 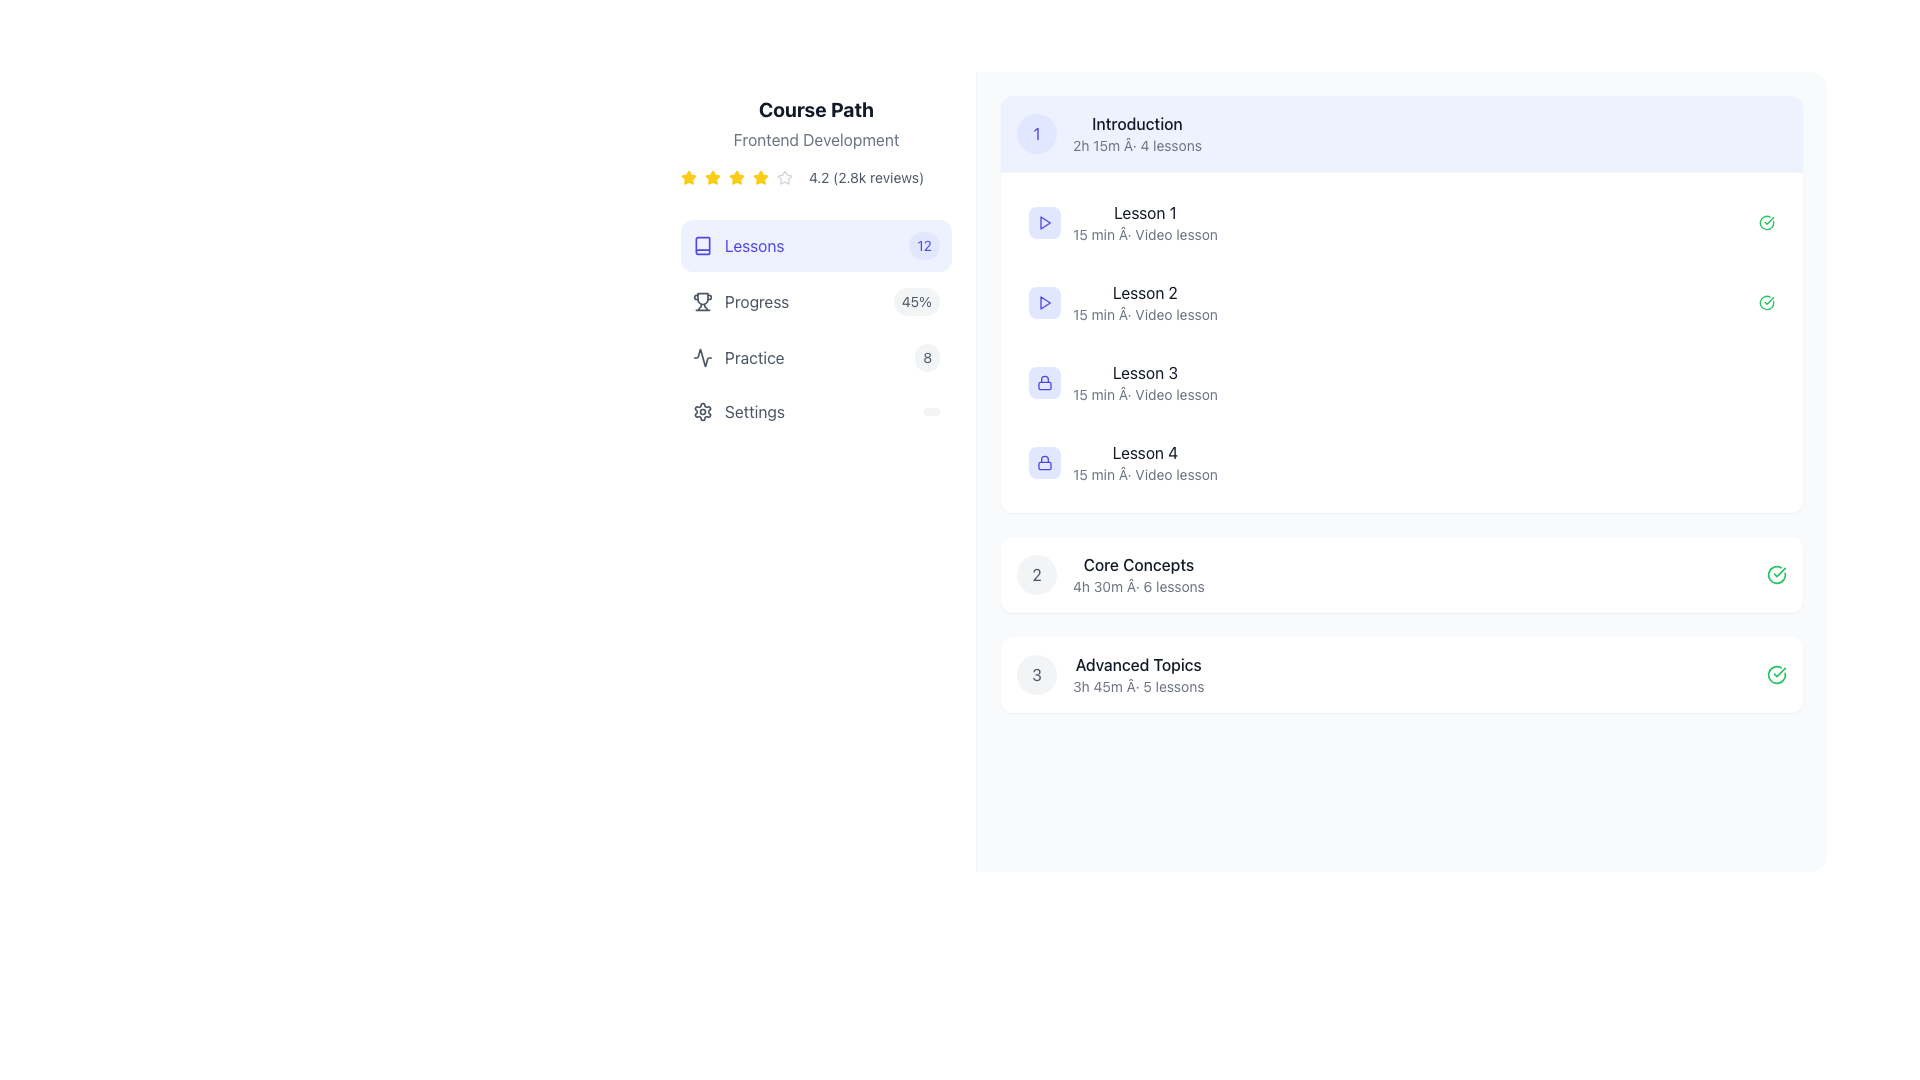 I want to click on the static text label displaying '15 min Â· Video lesson' to potentially reveal more details, so click(x=1145, y=394).